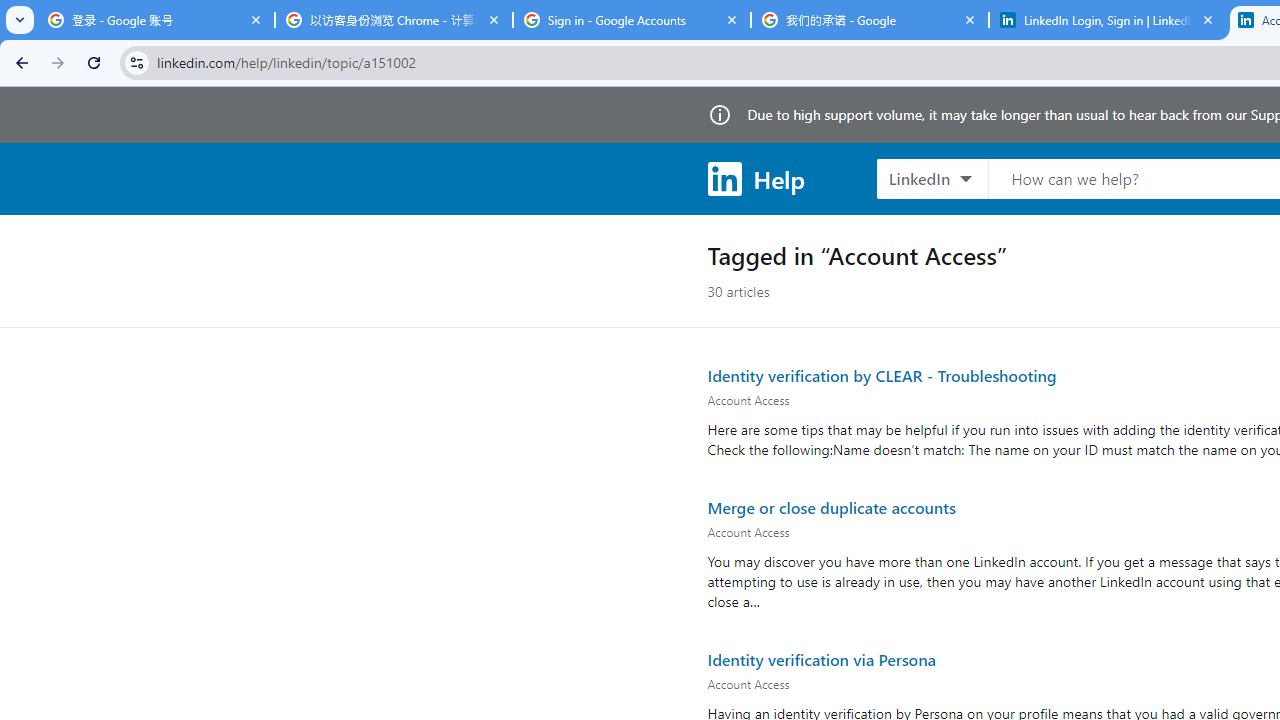 This screenshot has width=1280, height=720. What do you see at coordinates (821, 659) in the screenshot?
I see `'Identity verification via Persona'` at bounding box center [821, 659].